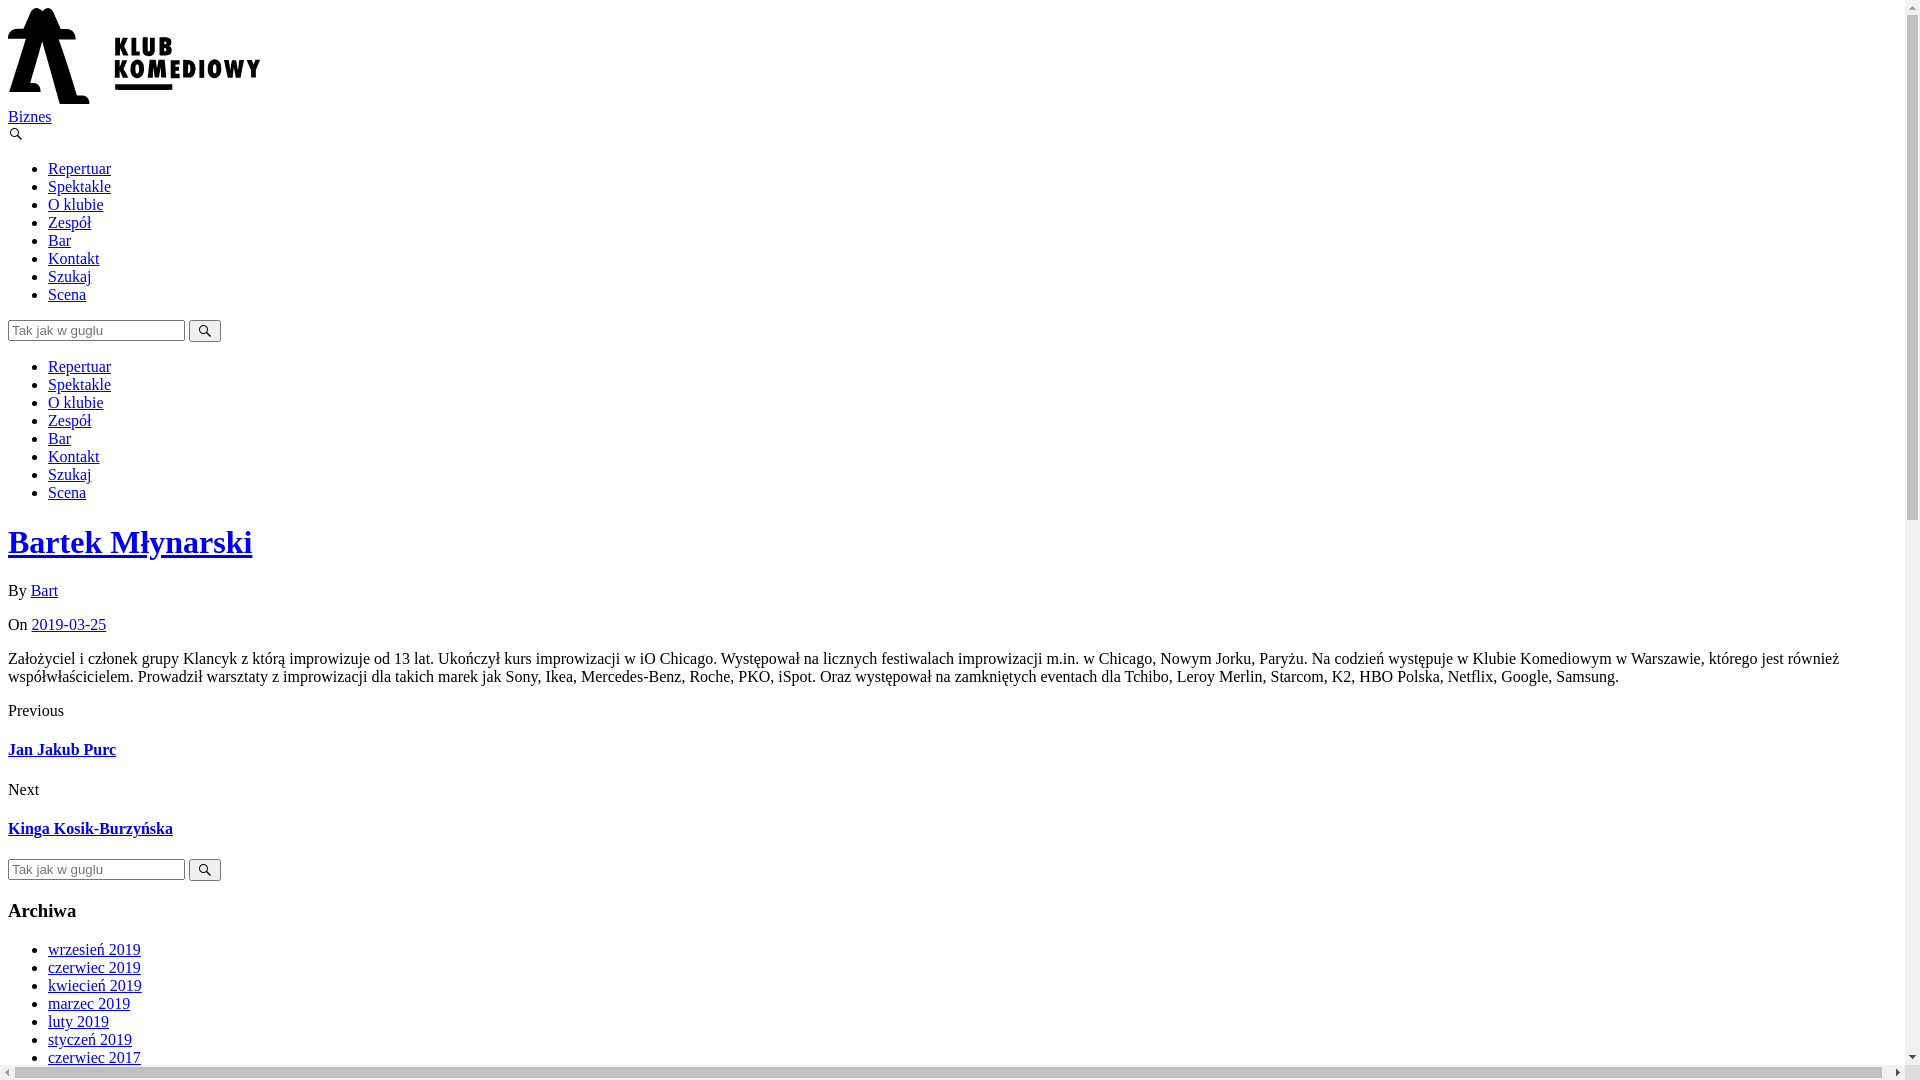 This screenshot has height=1080, width=1920. Describe the element at coordinates (88, 1003) in the screenshot. I see `'marzec 2019'` at that location.